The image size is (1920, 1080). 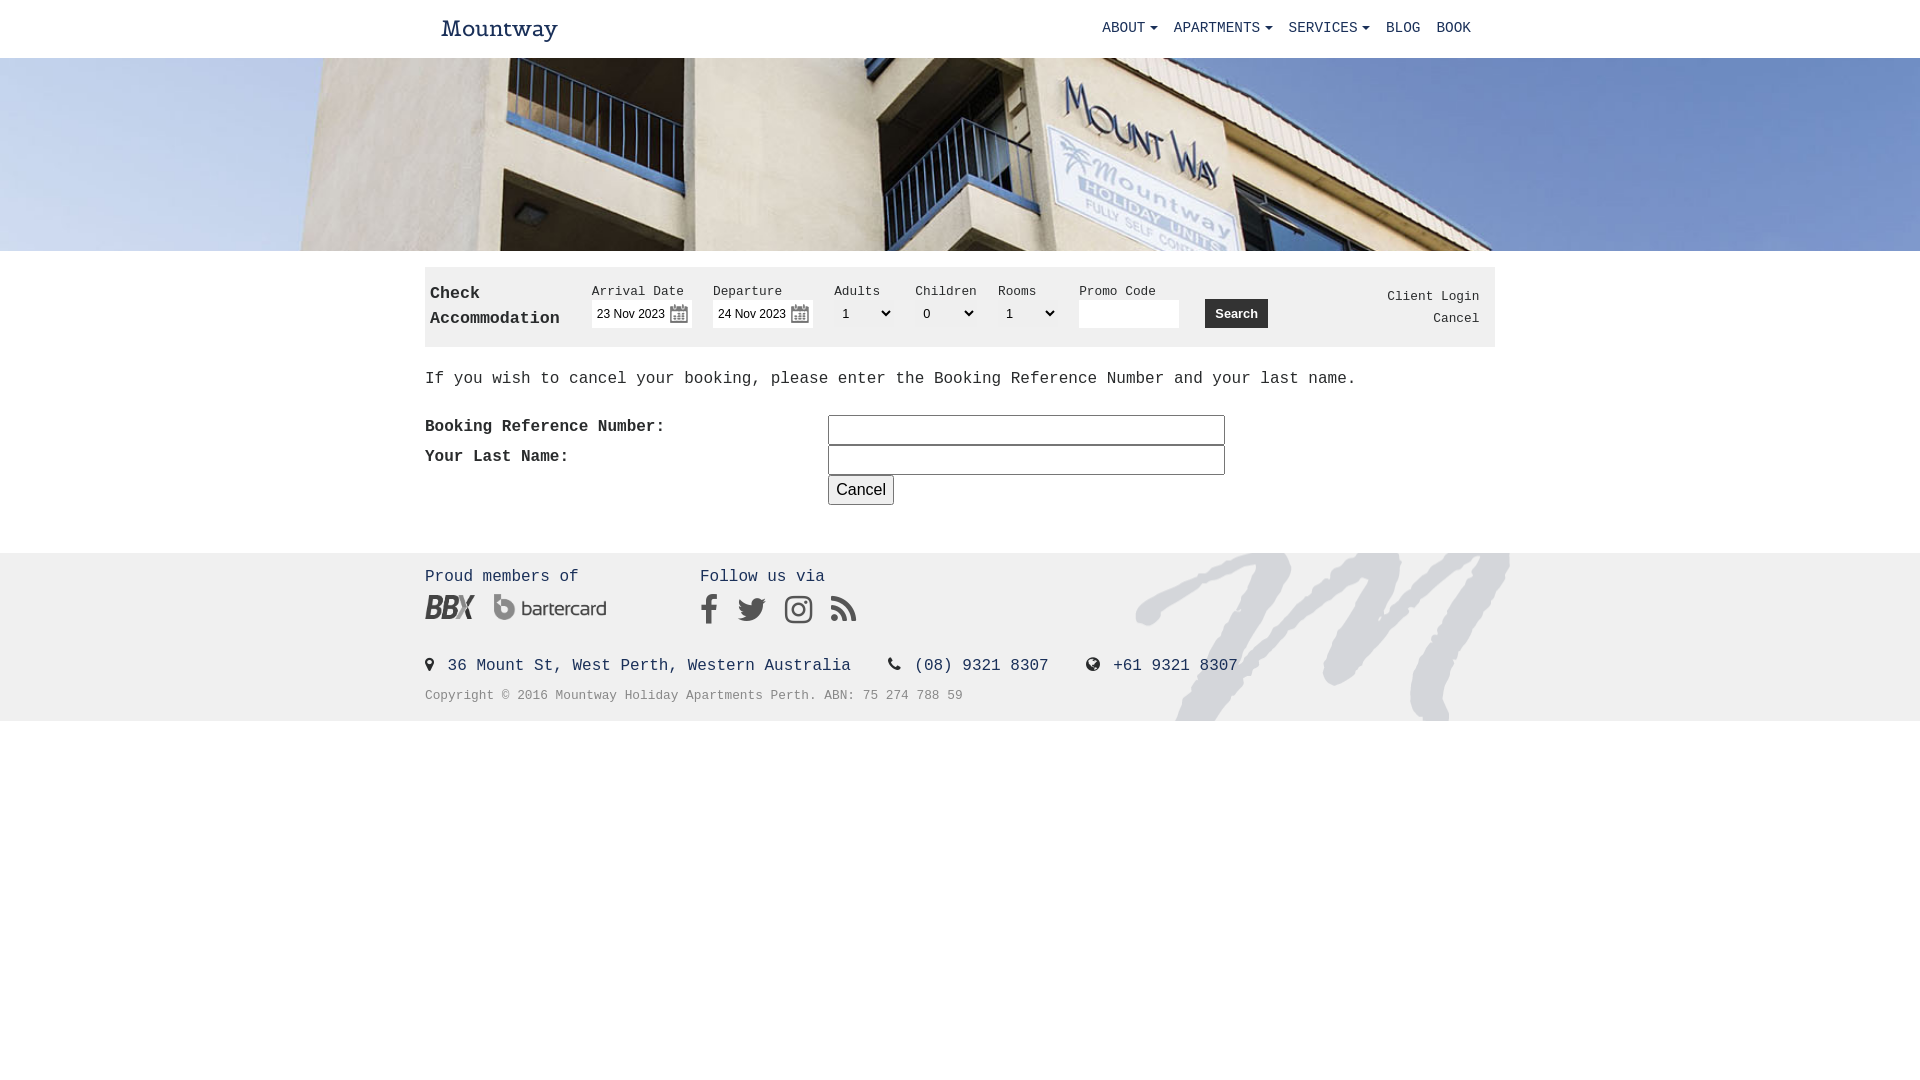 What do you see at coordinates (980, 666) in the screenshot?
I see `'(08) 9321 8307'` at bounding box center [980, 666].